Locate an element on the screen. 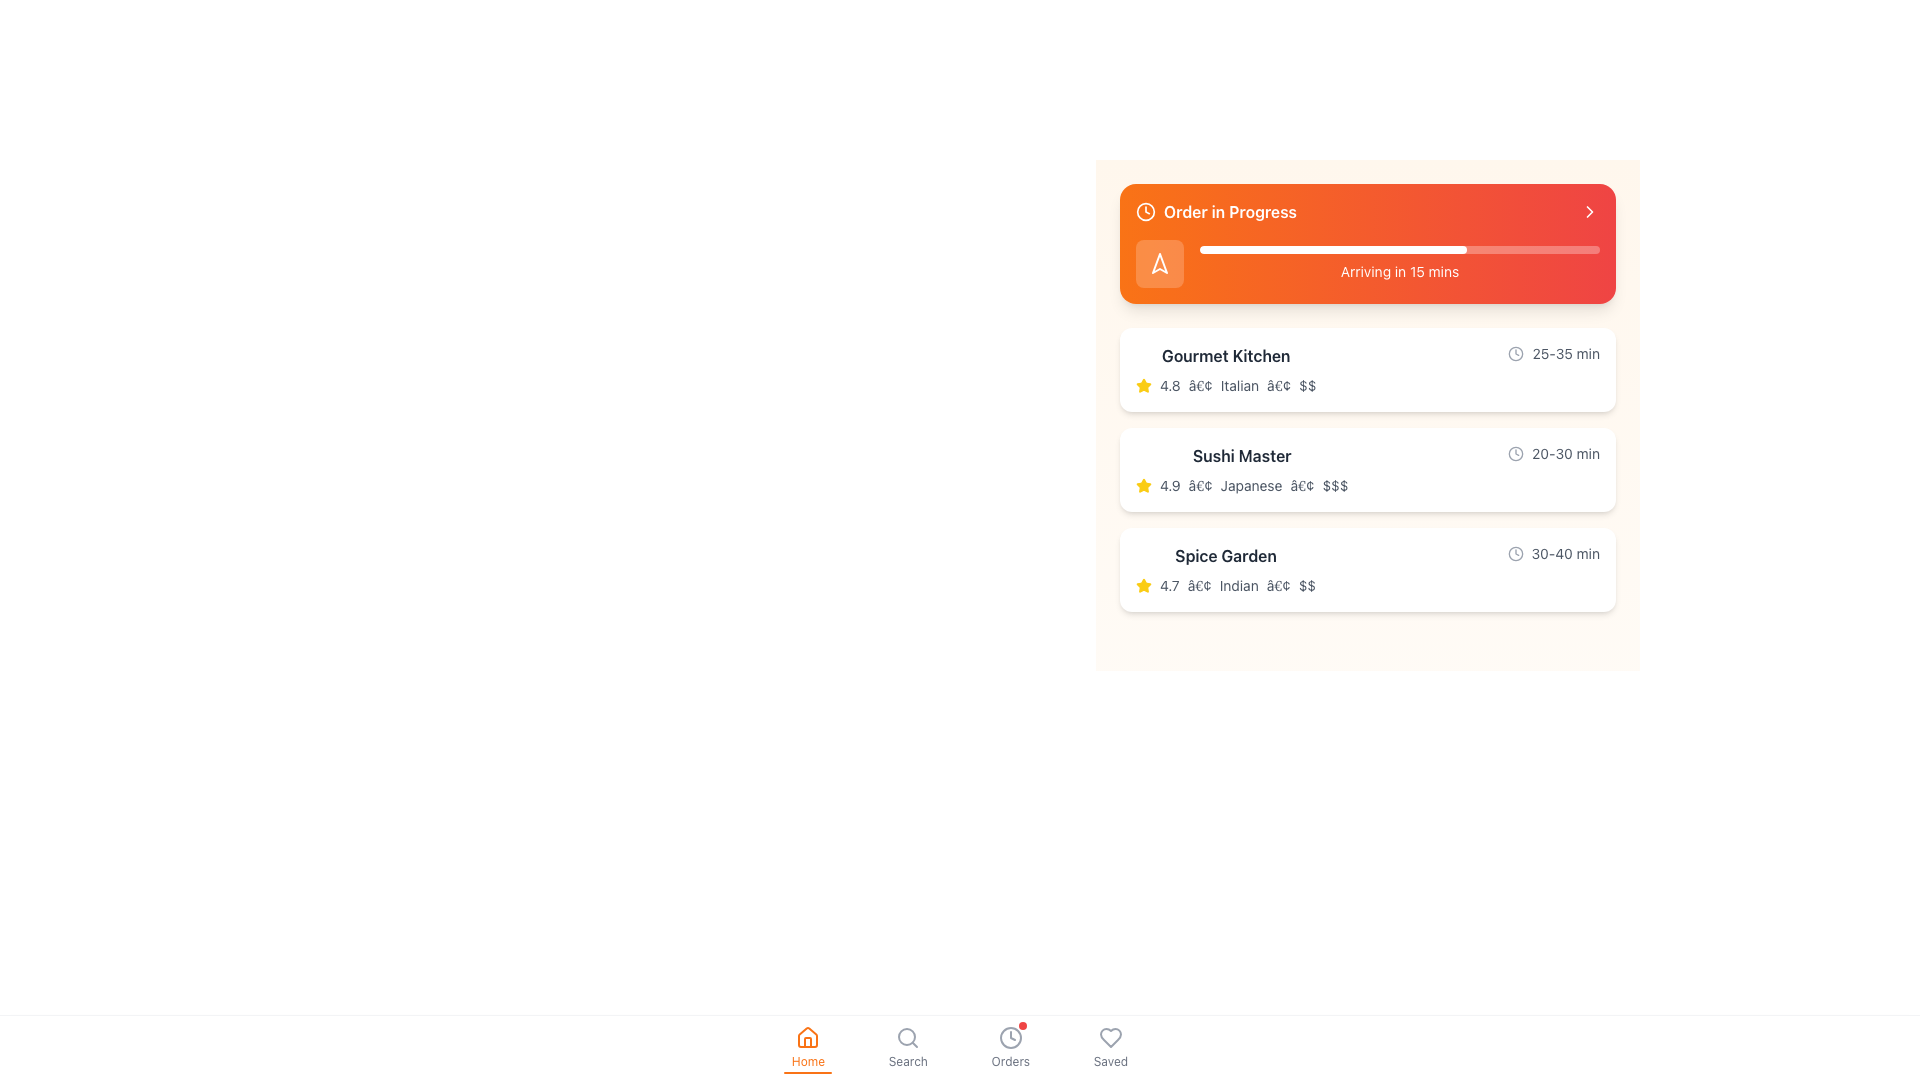 The image size is (1920, 1080). the decorative icon located on the far left of the 'Arriving in 15 mins' group, adjacent to the progress bar is located at coordinates (1160, 262).